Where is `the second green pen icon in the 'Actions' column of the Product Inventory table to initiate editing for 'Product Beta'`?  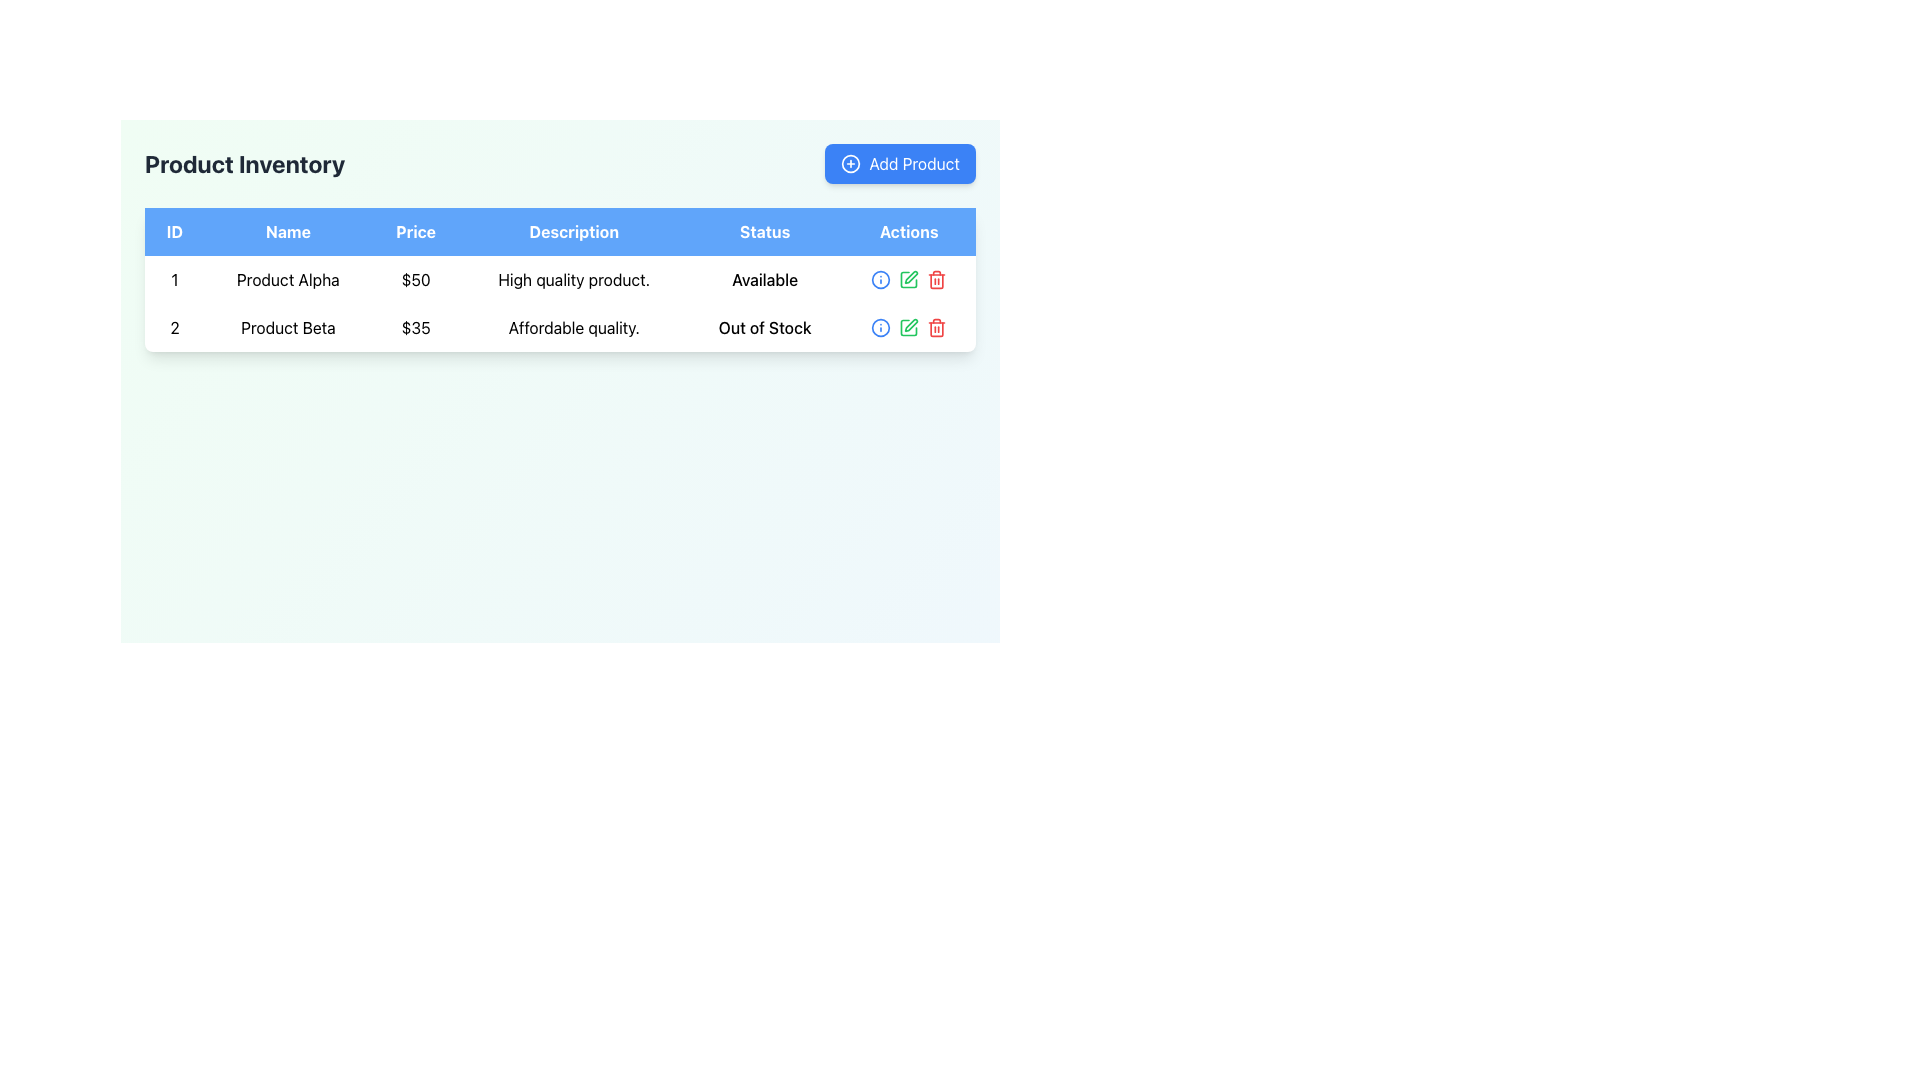
the second green pen icon in the 'Actions' column of the Product Inventory table to initiate editing for 'Product Beta' is located at coordinates (908, 326).